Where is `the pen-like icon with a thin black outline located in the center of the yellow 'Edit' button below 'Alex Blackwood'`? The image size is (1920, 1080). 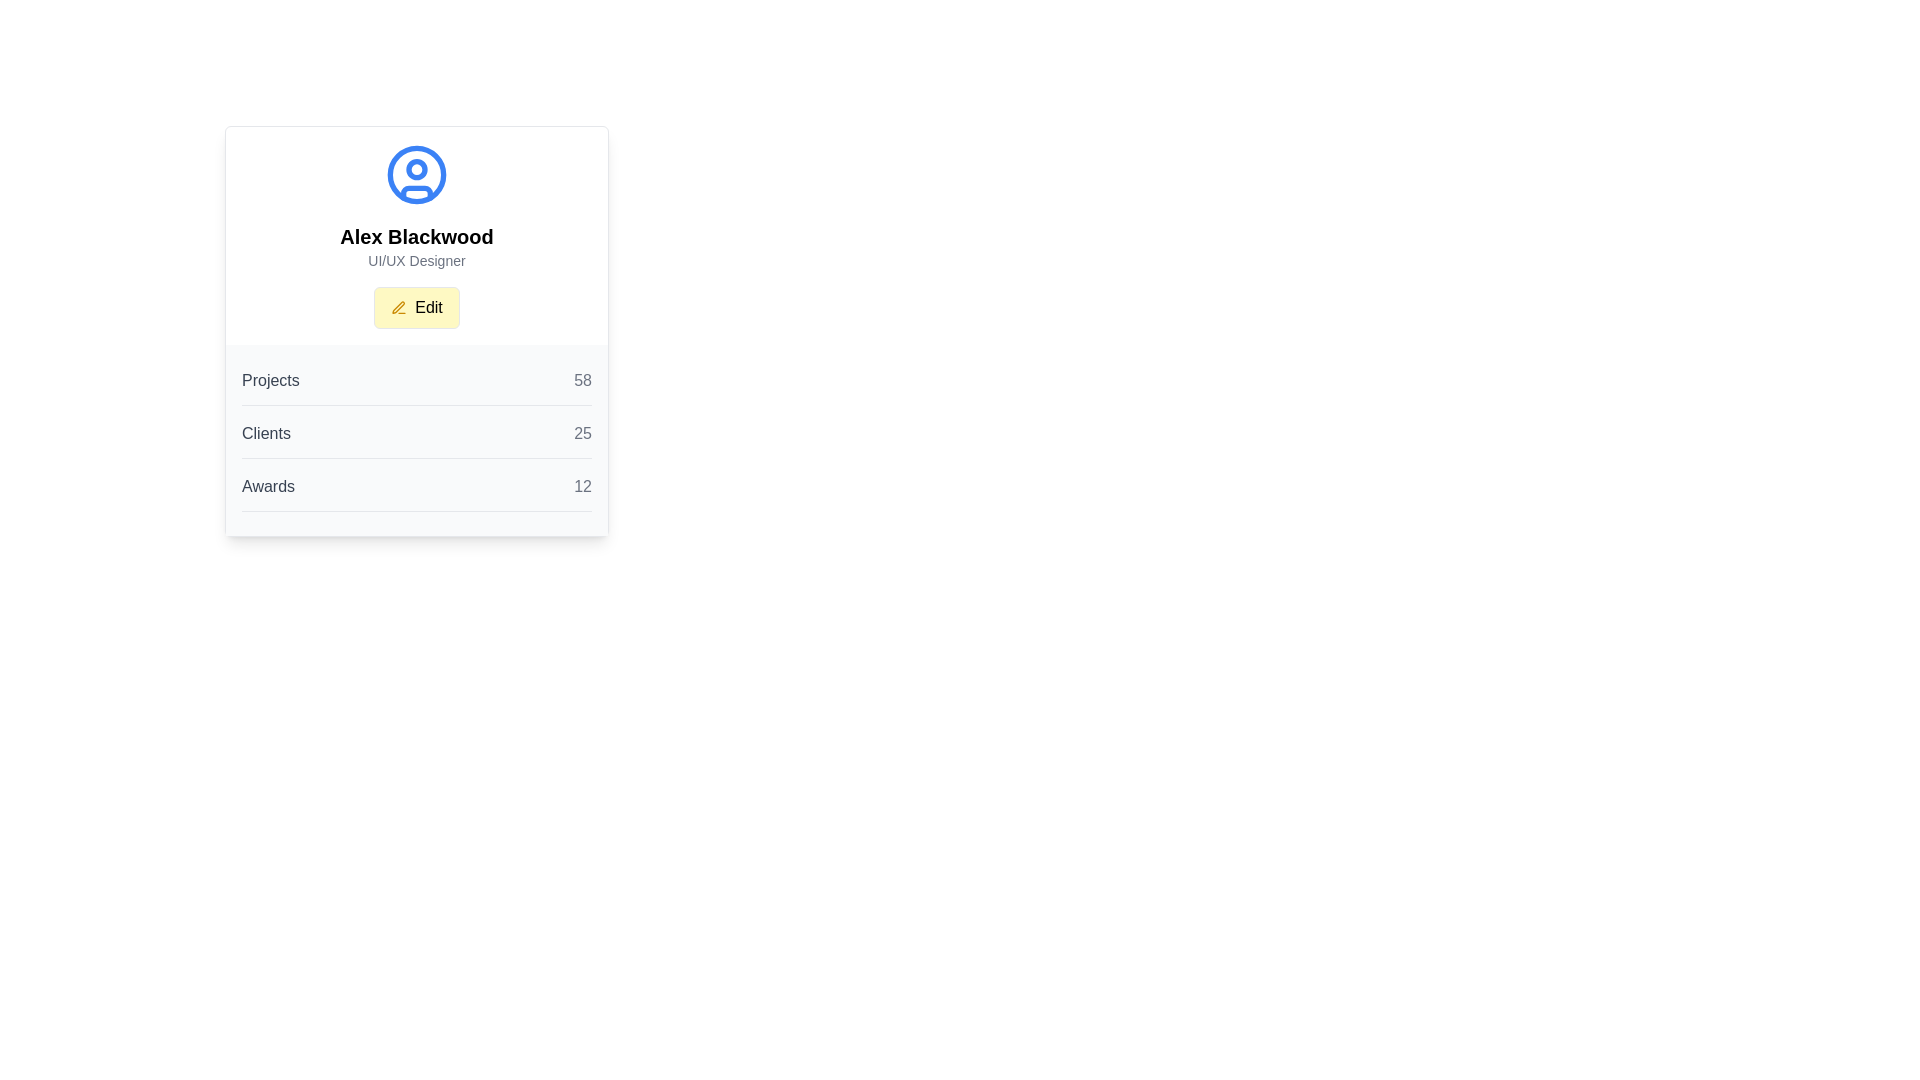 the pen-like icon with a thin black outline located in the center of the yellow 'Edit' button below 'Alex Blackwood' is located at coordinates (398, 307).